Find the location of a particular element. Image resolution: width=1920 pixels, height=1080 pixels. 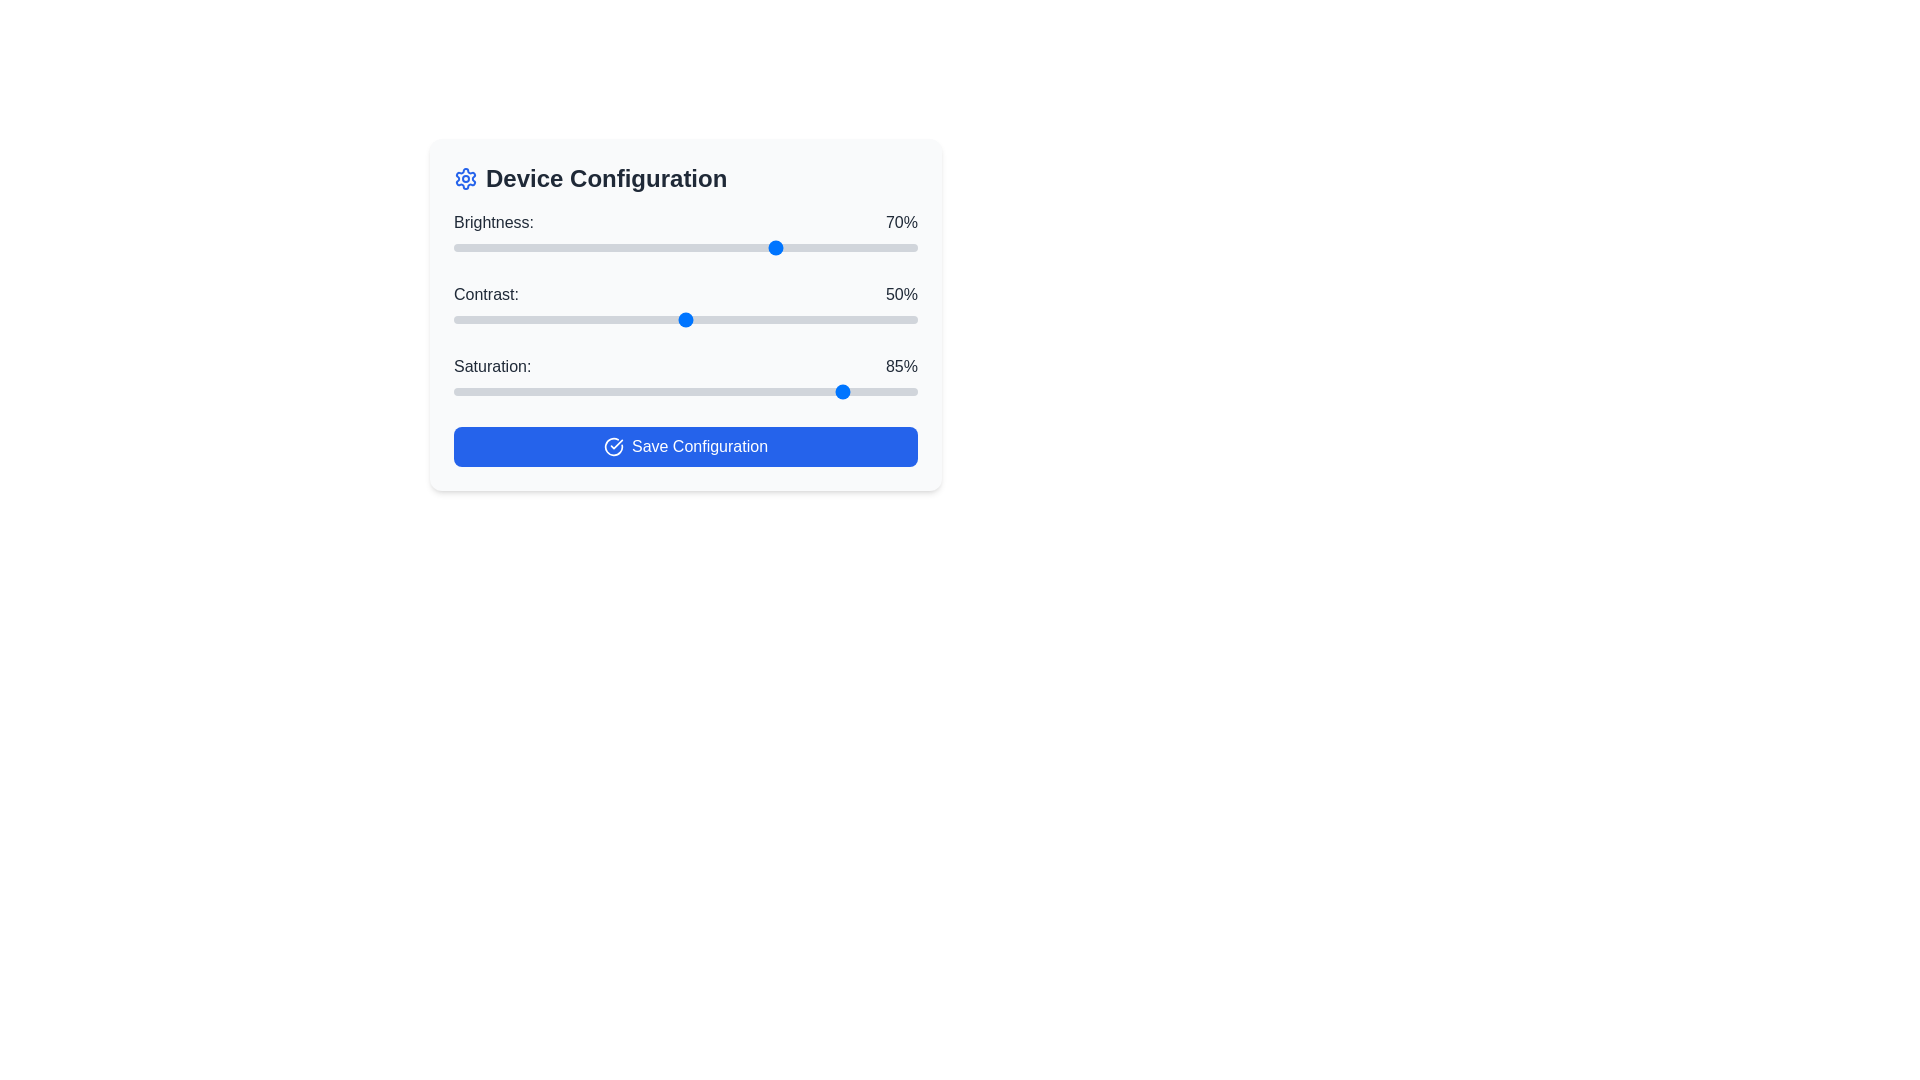

the gear icon that signifies configuration options for modifying settings related to 'Device Configuration', positioned to the left of the text 'Device Configuration' is located at coordinates (464, 177).